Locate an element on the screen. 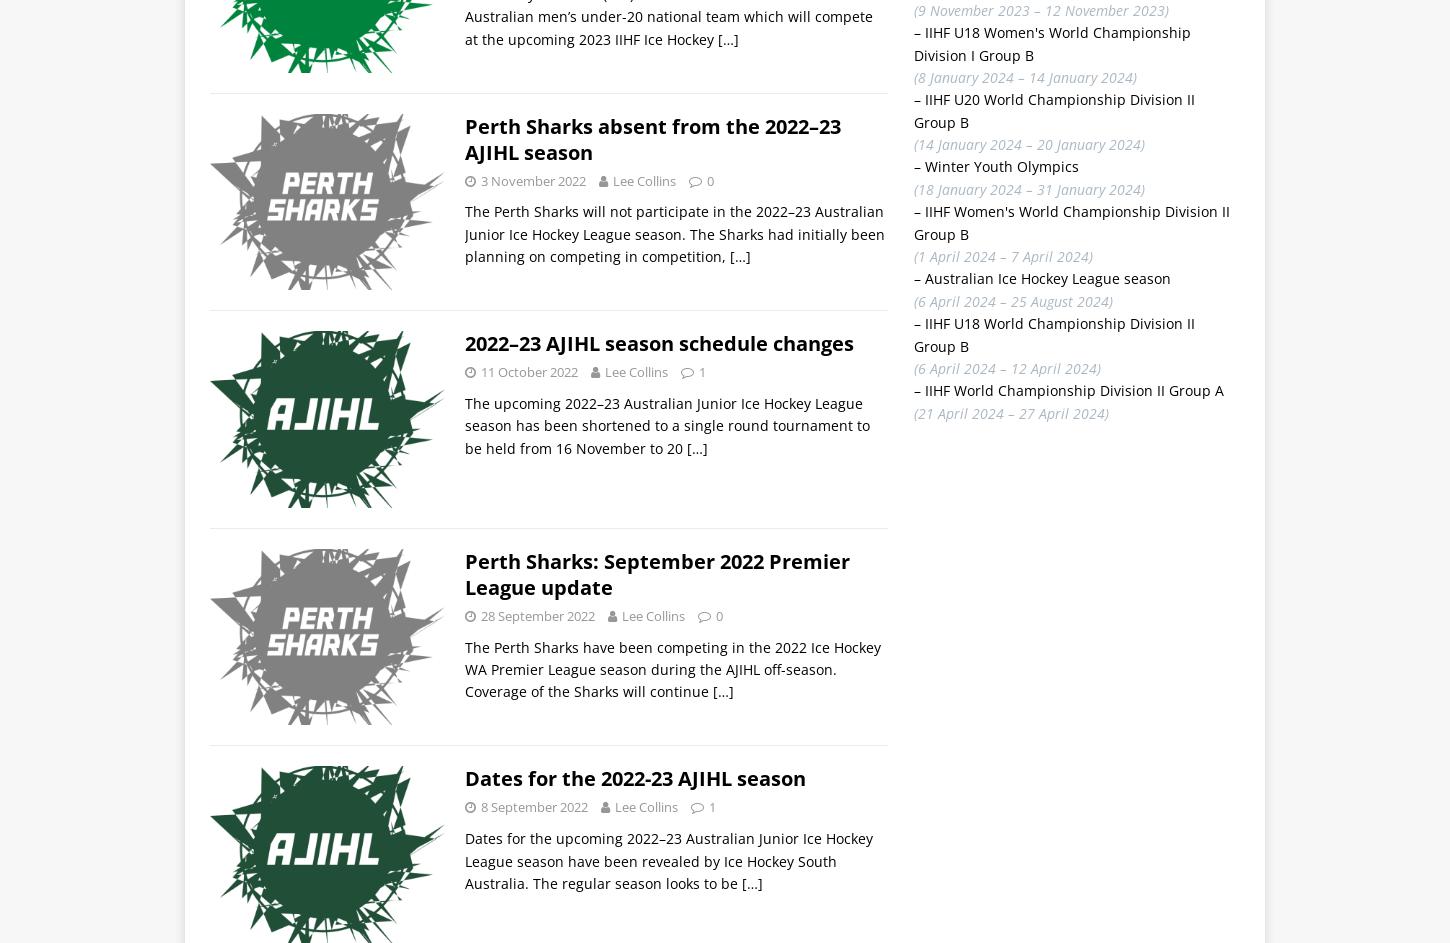  'Winter Youth Olympics' is located at coordinates (1000, 165).